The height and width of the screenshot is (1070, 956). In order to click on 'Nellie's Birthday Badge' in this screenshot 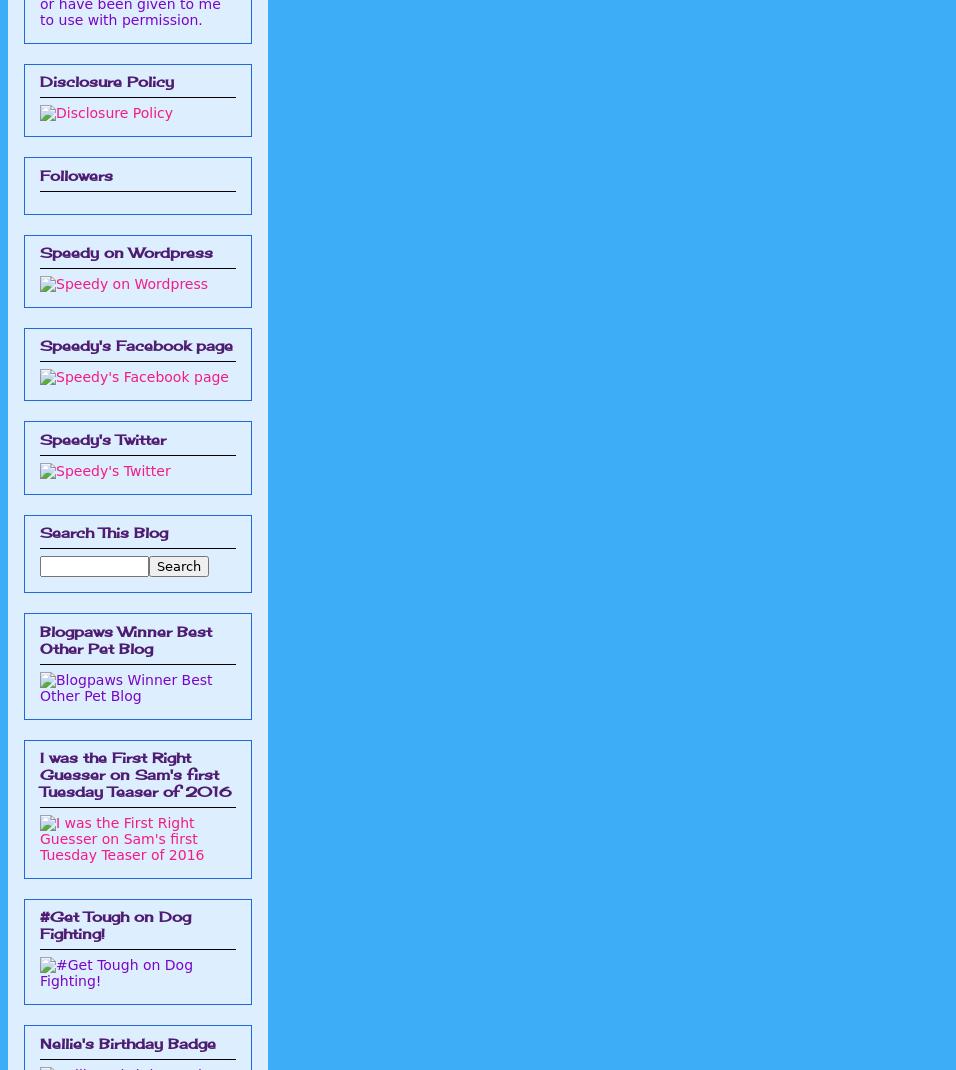, I will do `click(128, 1042)`.